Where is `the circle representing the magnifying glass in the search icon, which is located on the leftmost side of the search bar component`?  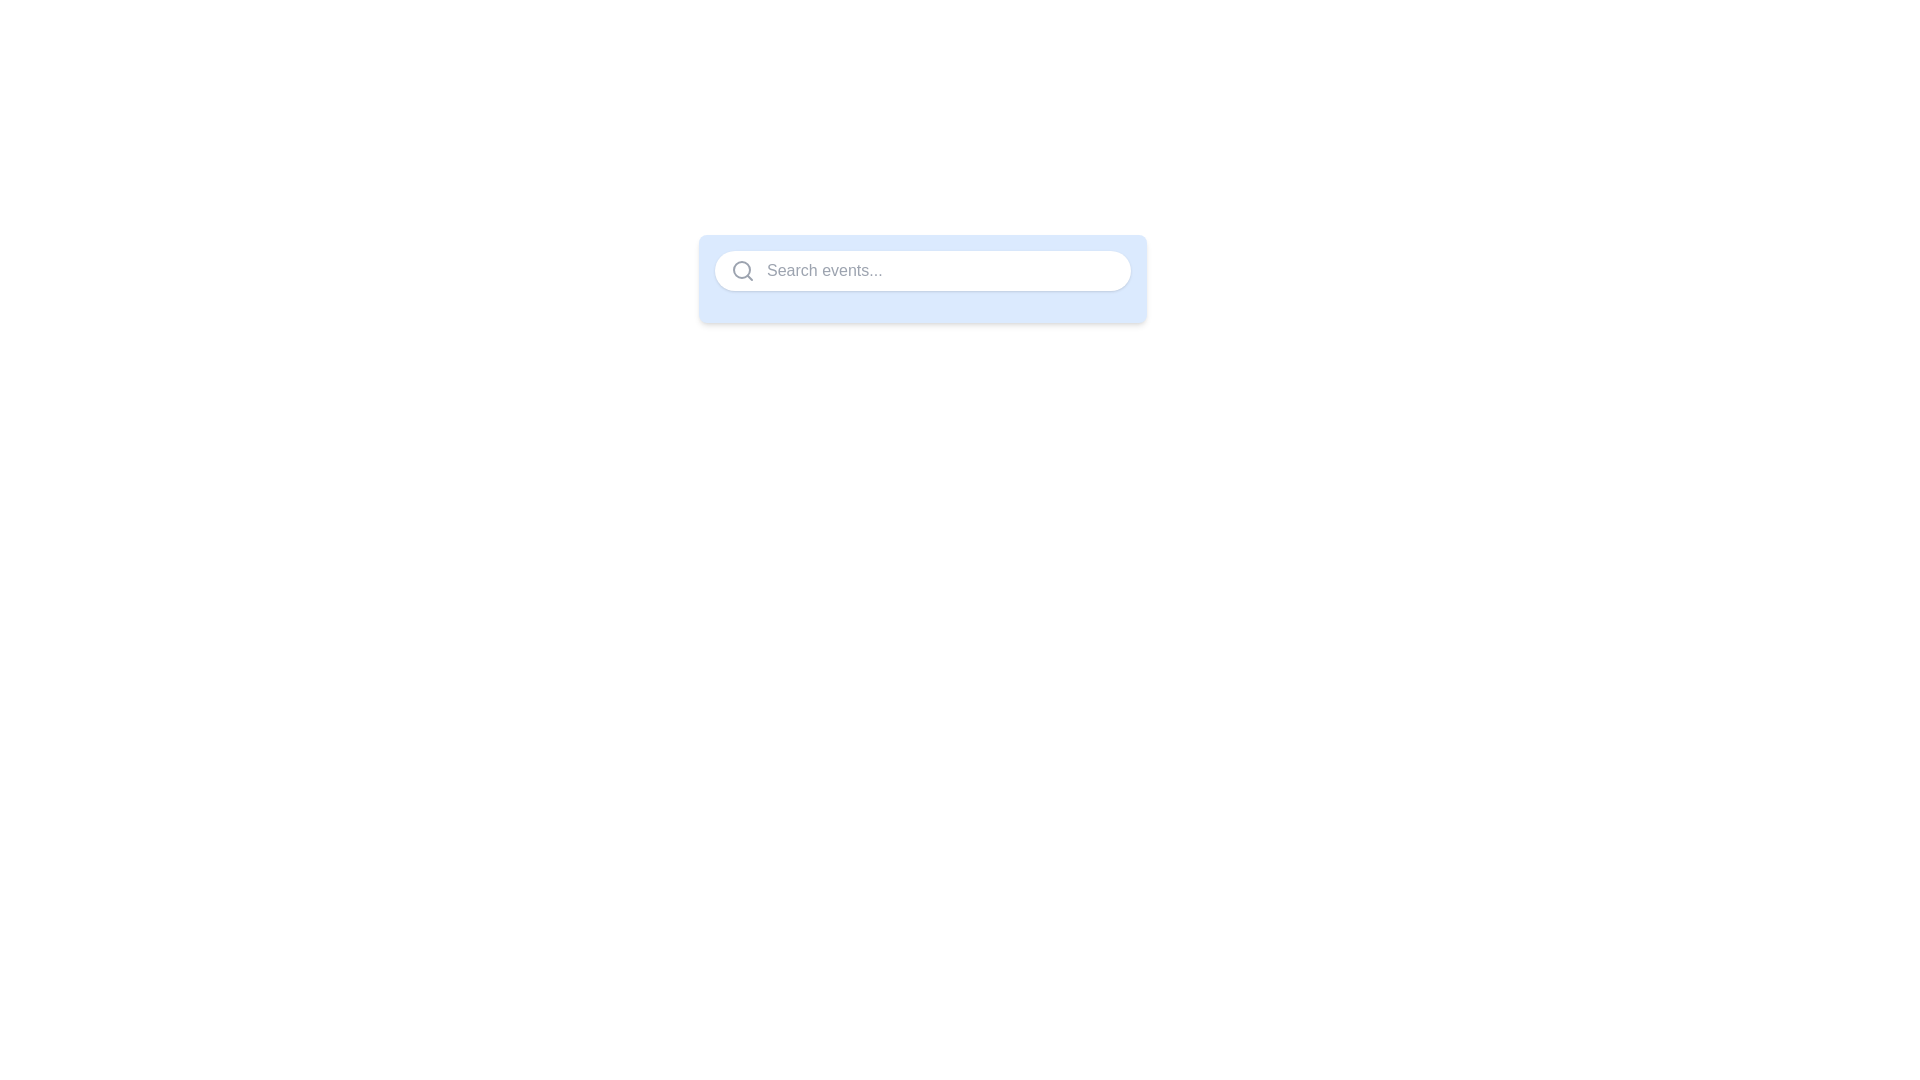
the circle representing the magnifying glass in the search icon, which is located on the leftmost side of the search bar component is located at coordinates (741, 270).